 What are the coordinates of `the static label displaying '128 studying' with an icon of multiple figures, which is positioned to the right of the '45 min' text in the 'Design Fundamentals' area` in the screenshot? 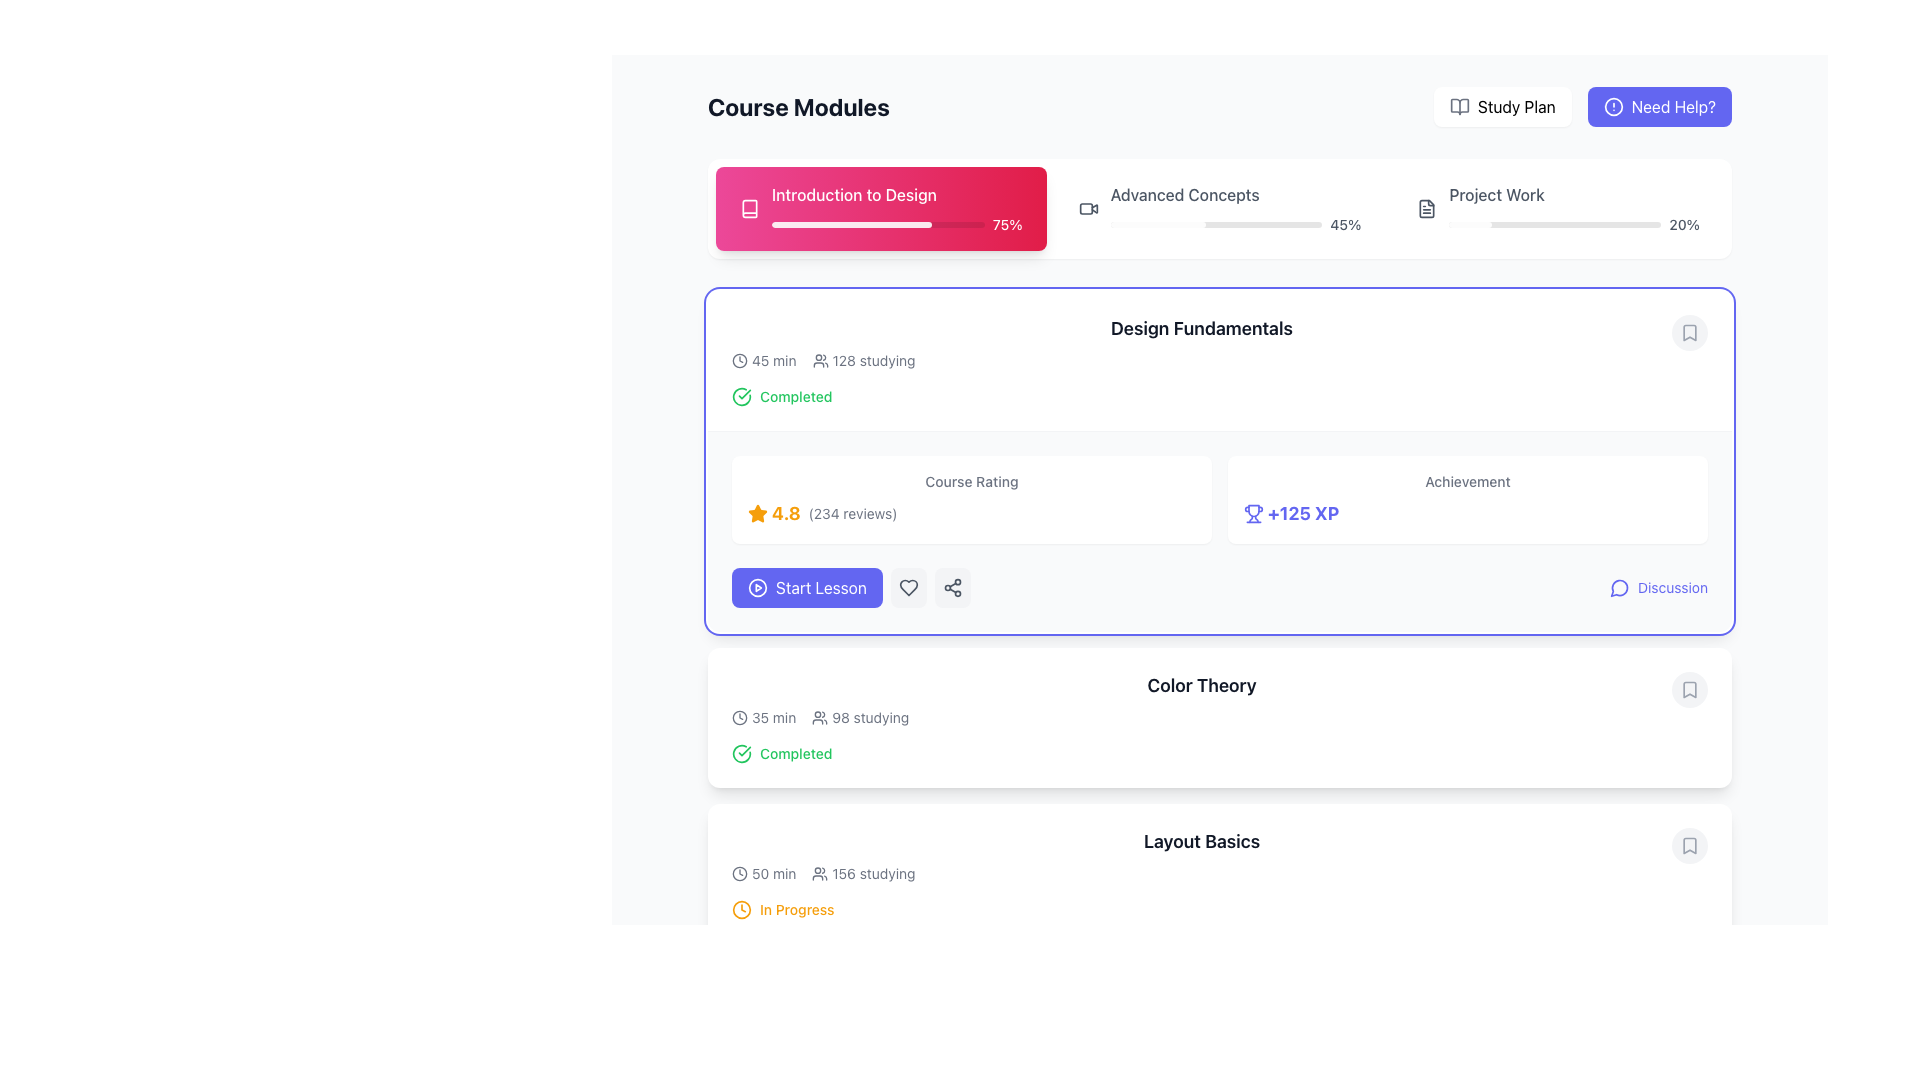 It's located at (864, 361).